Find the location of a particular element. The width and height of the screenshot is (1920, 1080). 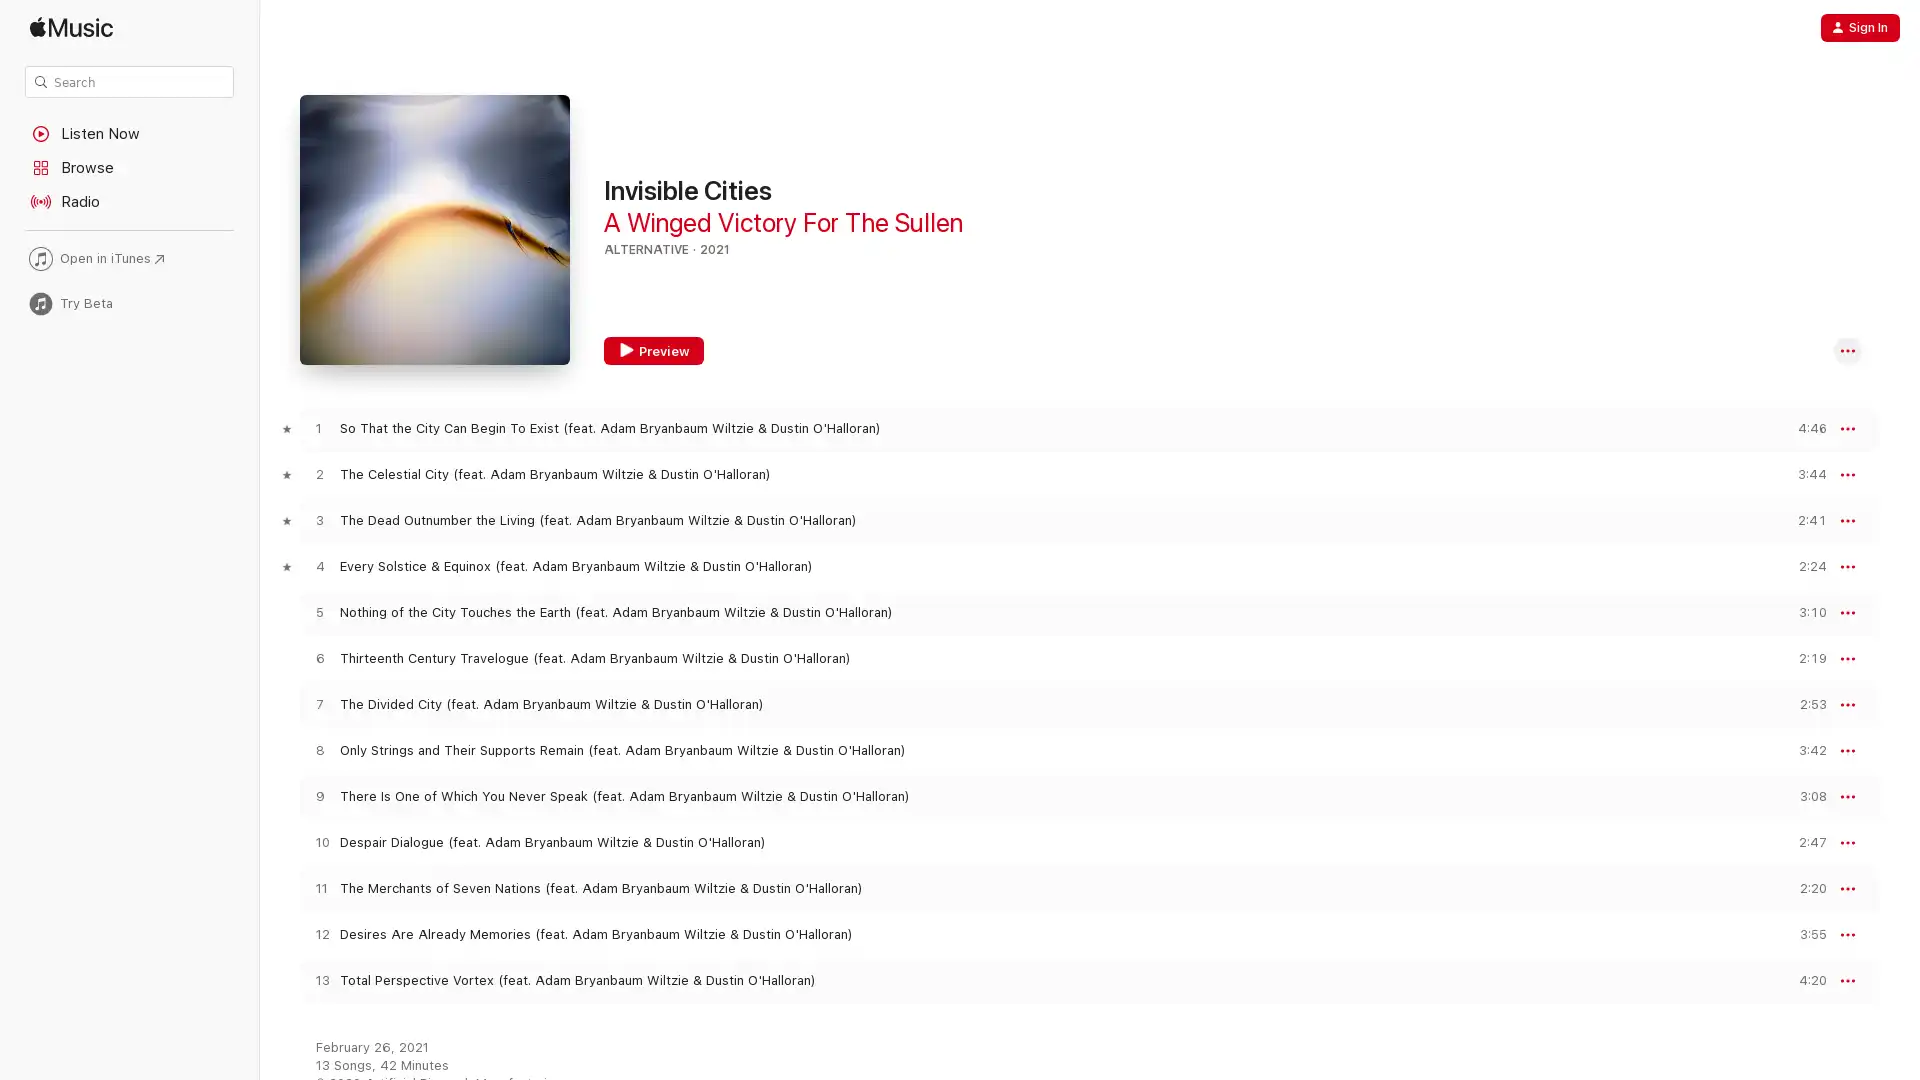

Play is located at coordinates (318, 658).